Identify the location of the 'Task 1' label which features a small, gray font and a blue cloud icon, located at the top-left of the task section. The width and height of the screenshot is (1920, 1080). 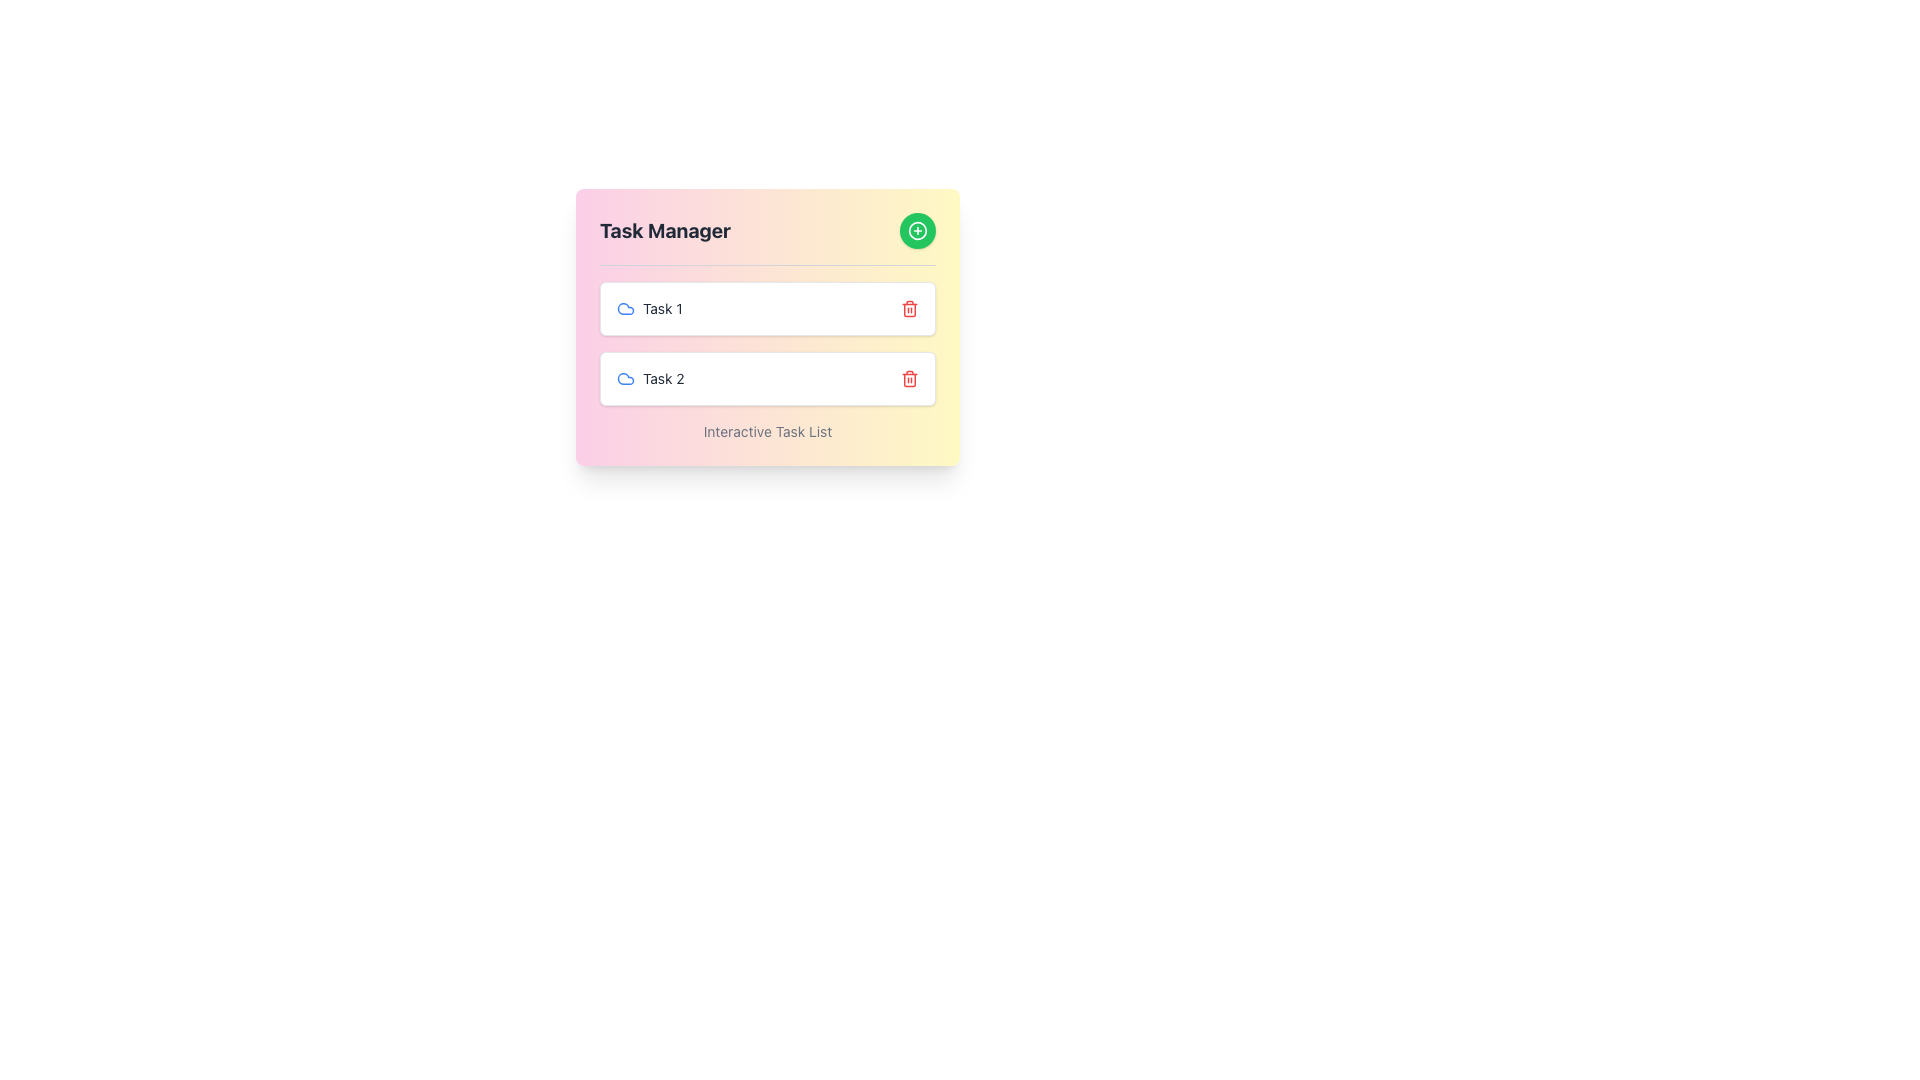
(649, 308).